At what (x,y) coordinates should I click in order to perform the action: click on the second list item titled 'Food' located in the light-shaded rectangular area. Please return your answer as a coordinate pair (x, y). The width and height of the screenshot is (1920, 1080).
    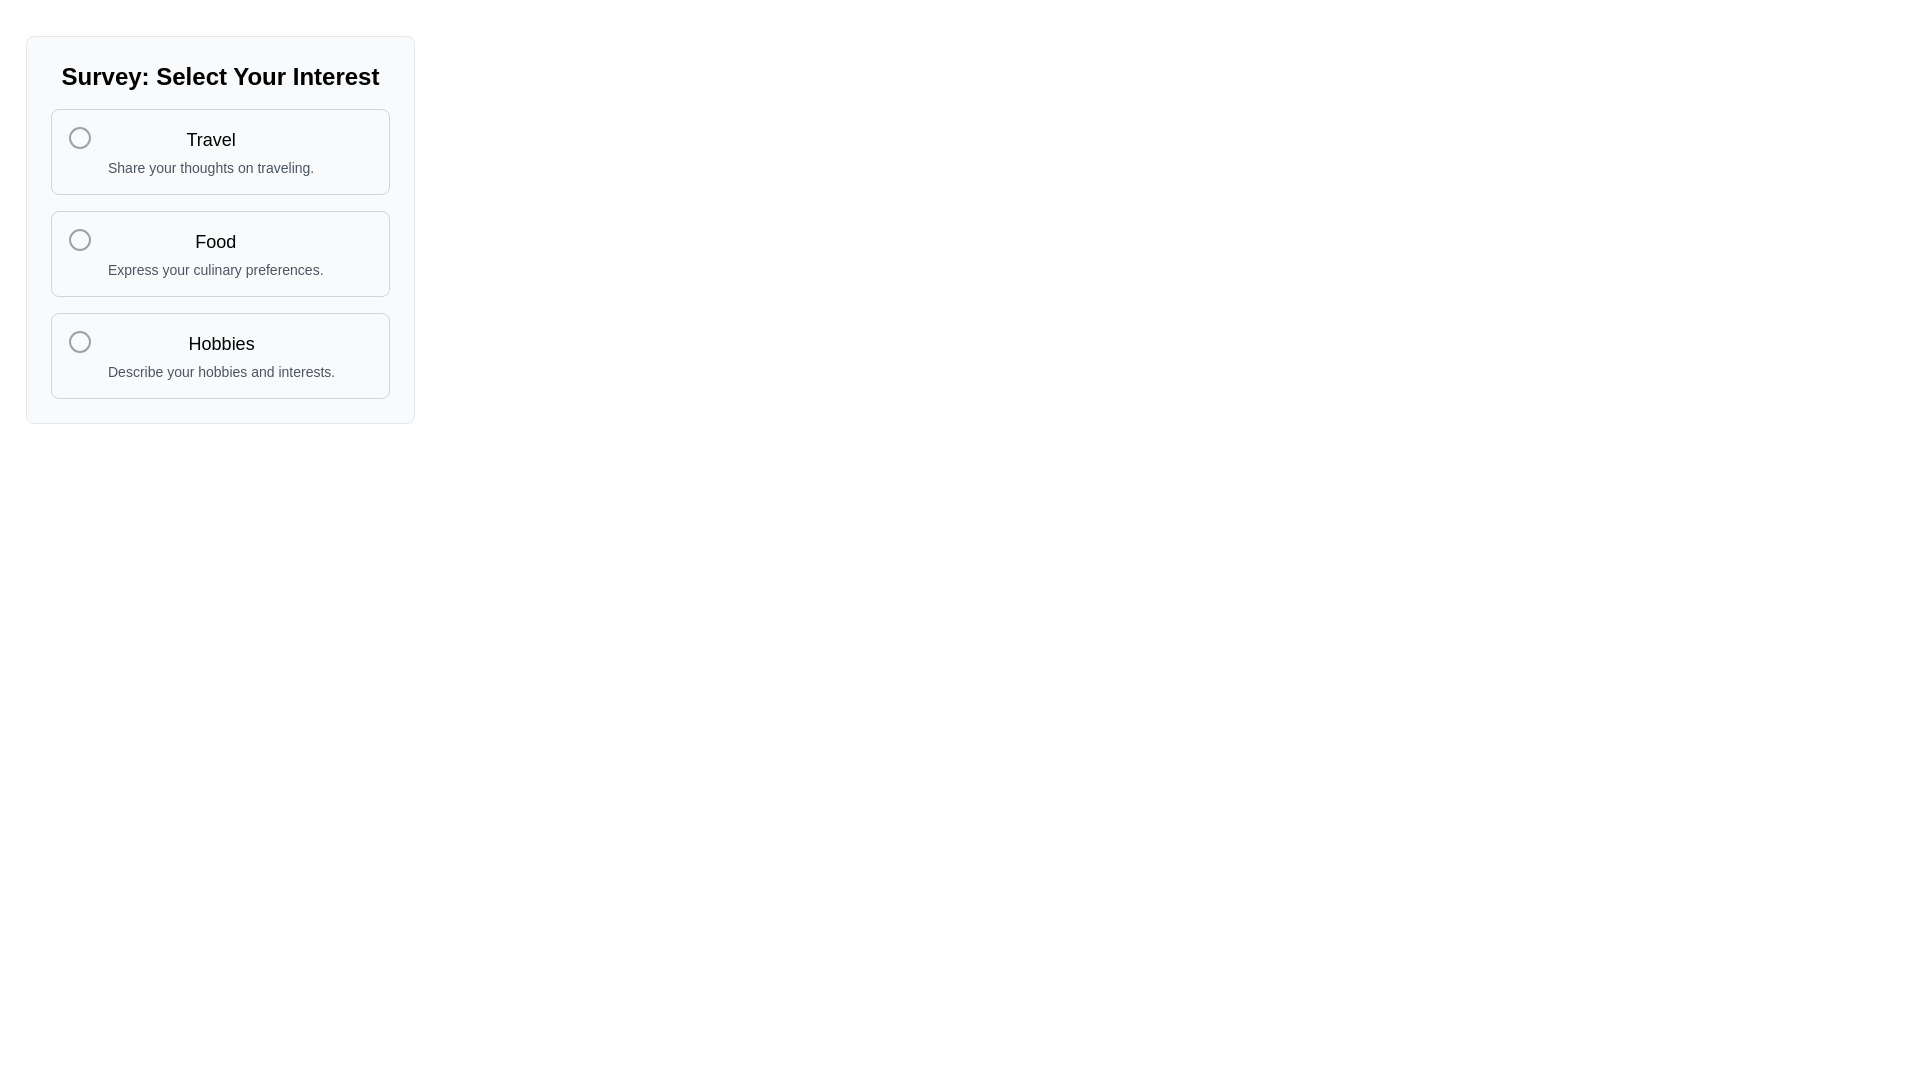
    Looking at the image, I should click on (220, 253).